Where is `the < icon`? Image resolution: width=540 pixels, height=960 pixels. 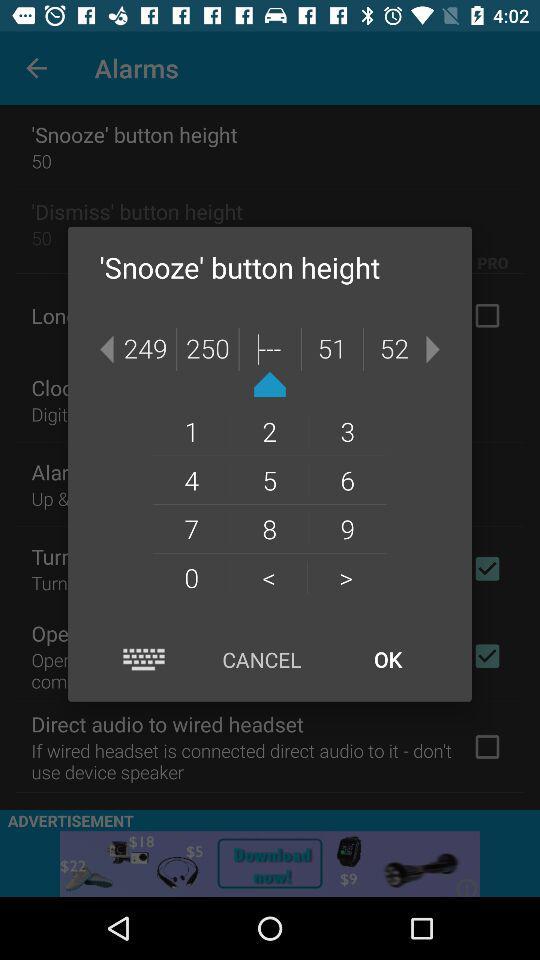 the < icon is located at coordinates (269, 577).